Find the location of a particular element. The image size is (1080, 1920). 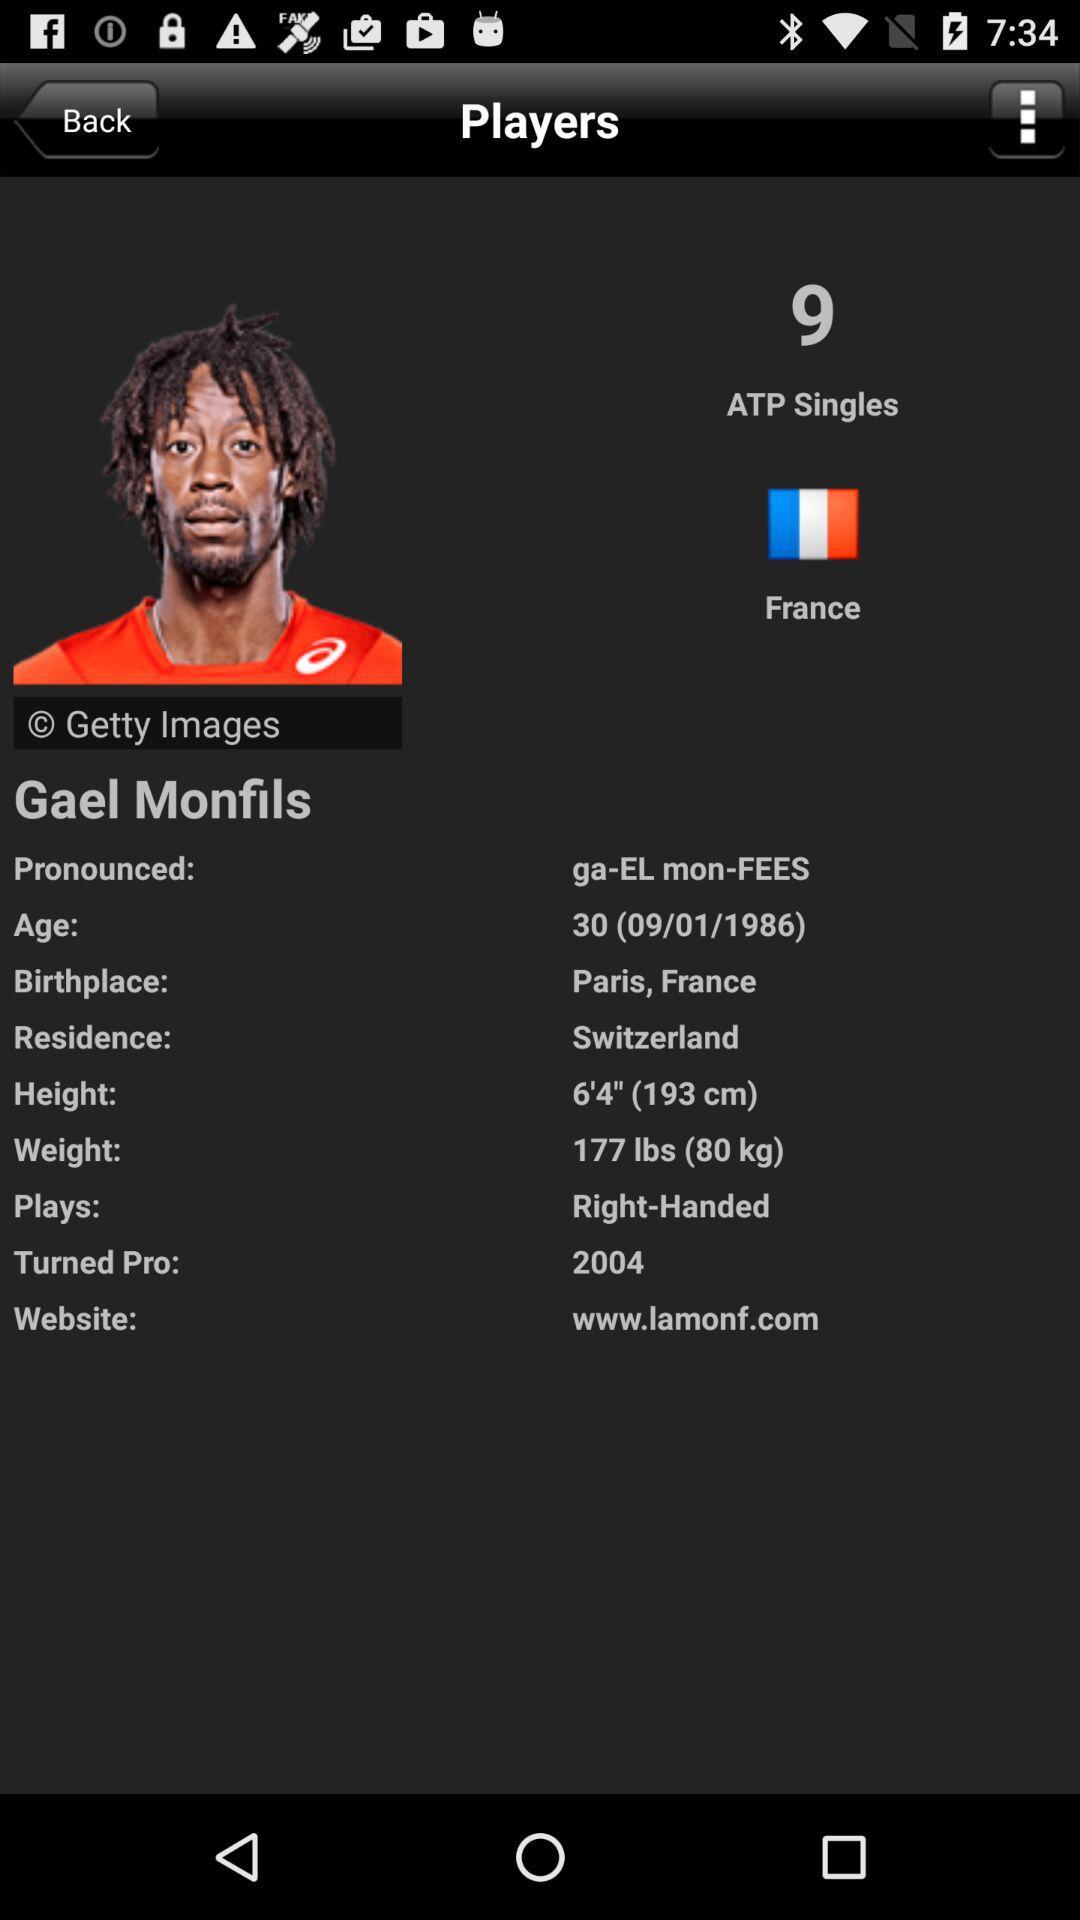

the app to the left of the 6 4 193 icon is located at coordinates (292, 1148).